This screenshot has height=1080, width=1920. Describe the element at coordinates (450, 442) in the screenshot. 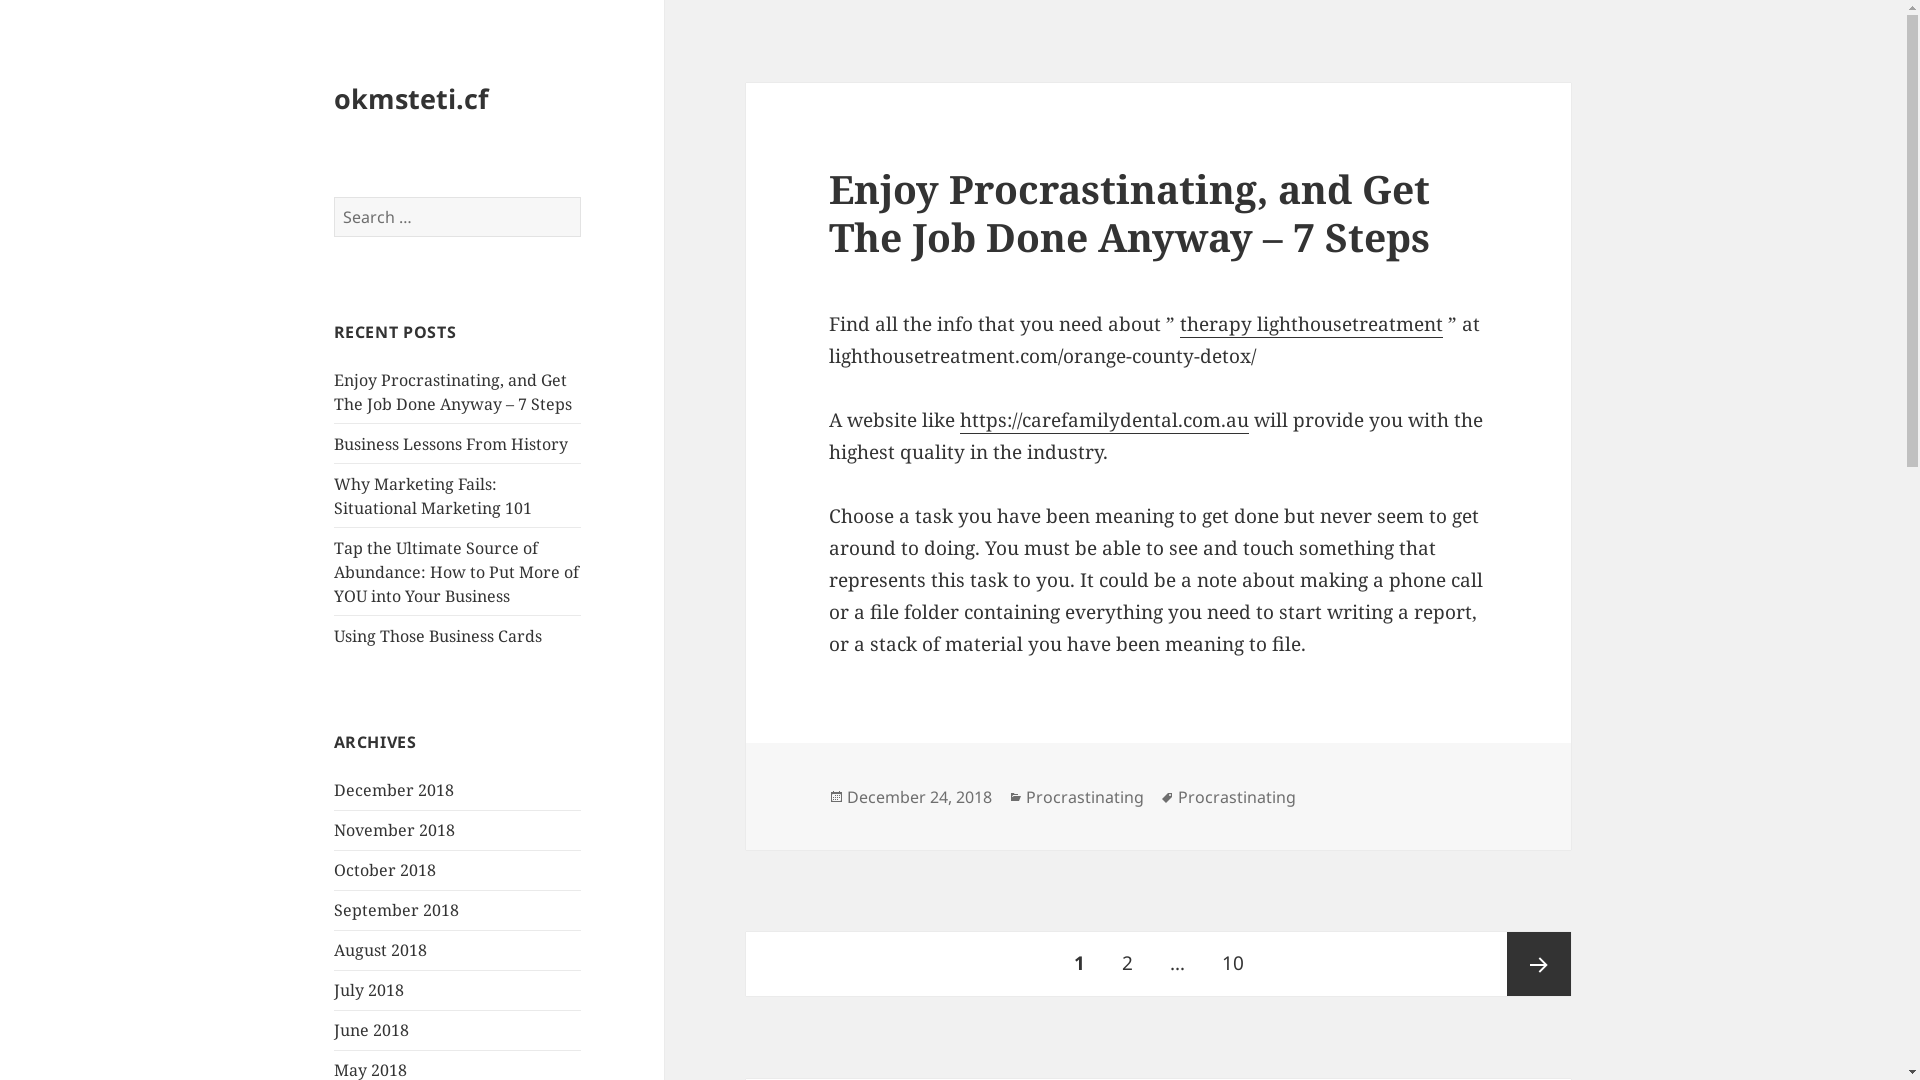

I see `'Business Lessons From History'` at that location.